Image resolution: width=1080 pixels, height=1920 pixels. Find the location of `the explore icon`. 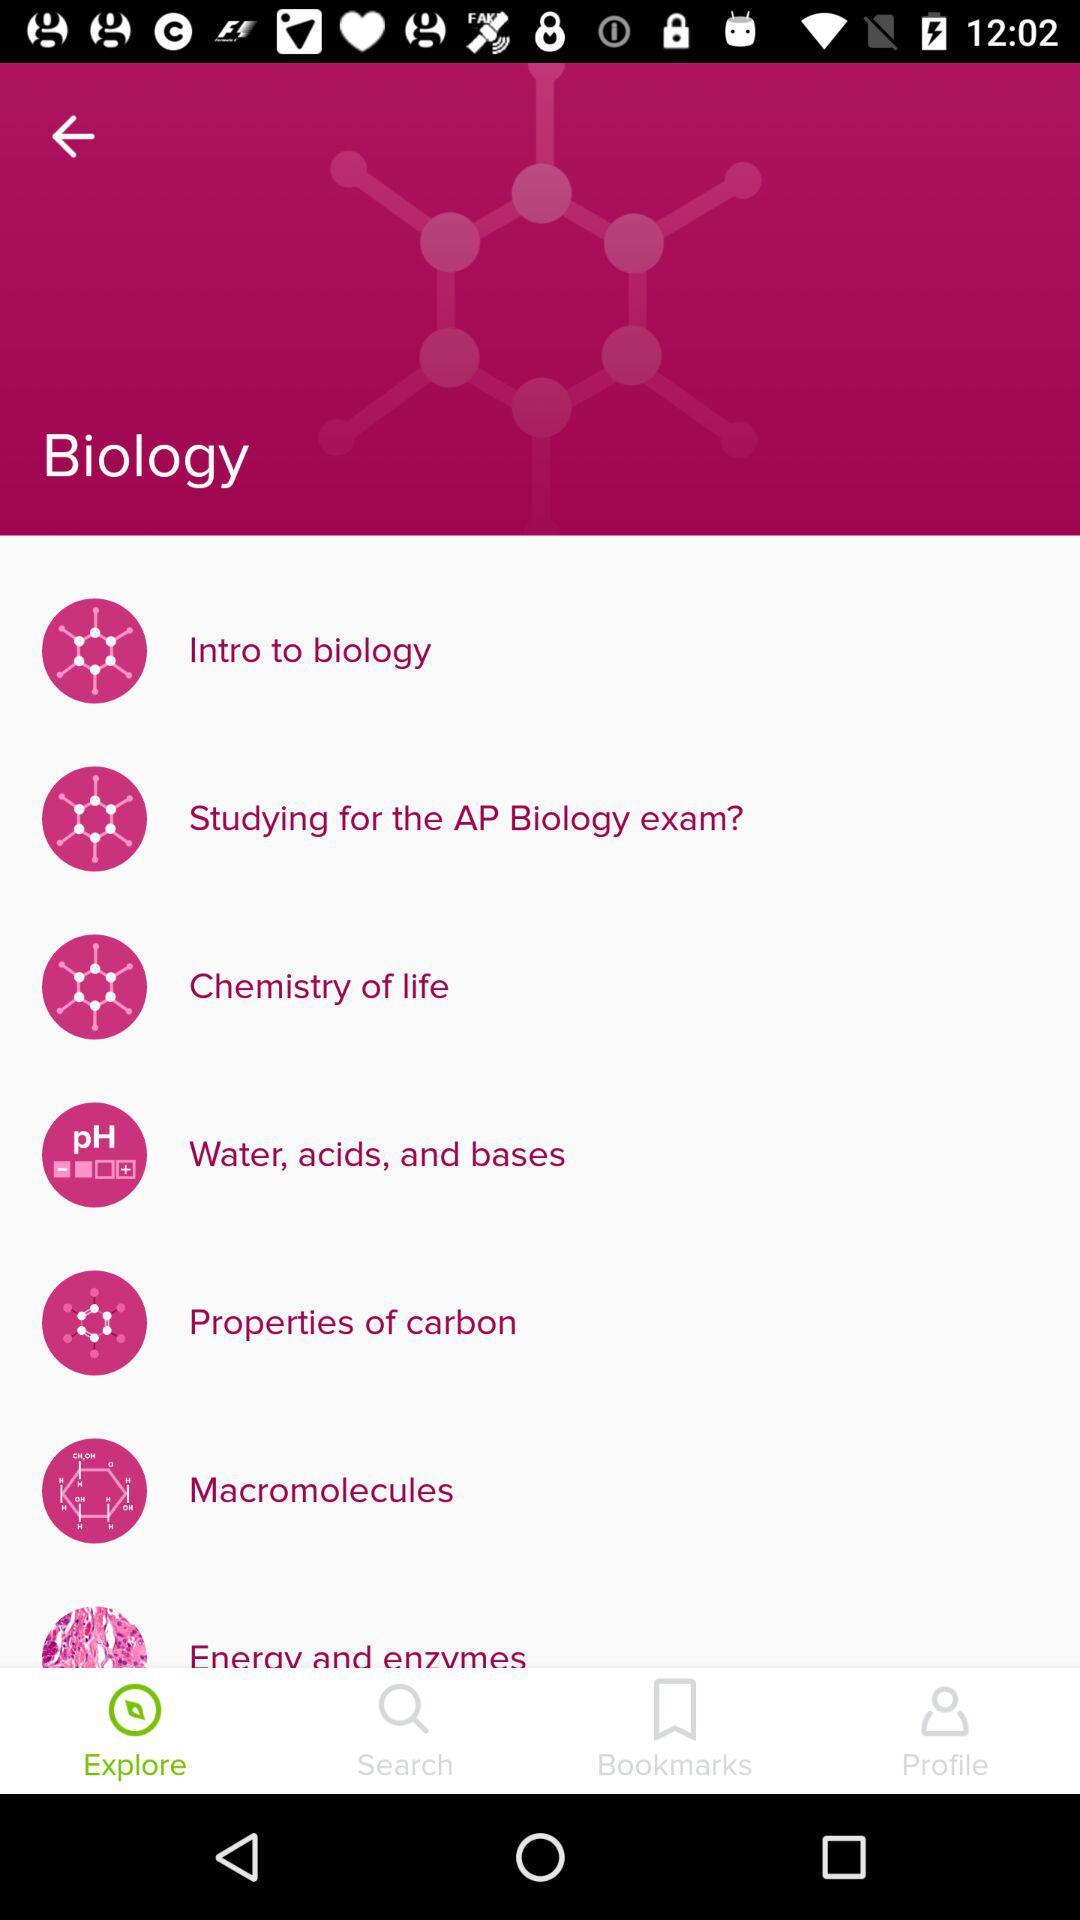

the explore icon is located at coordinates (135, 1732).